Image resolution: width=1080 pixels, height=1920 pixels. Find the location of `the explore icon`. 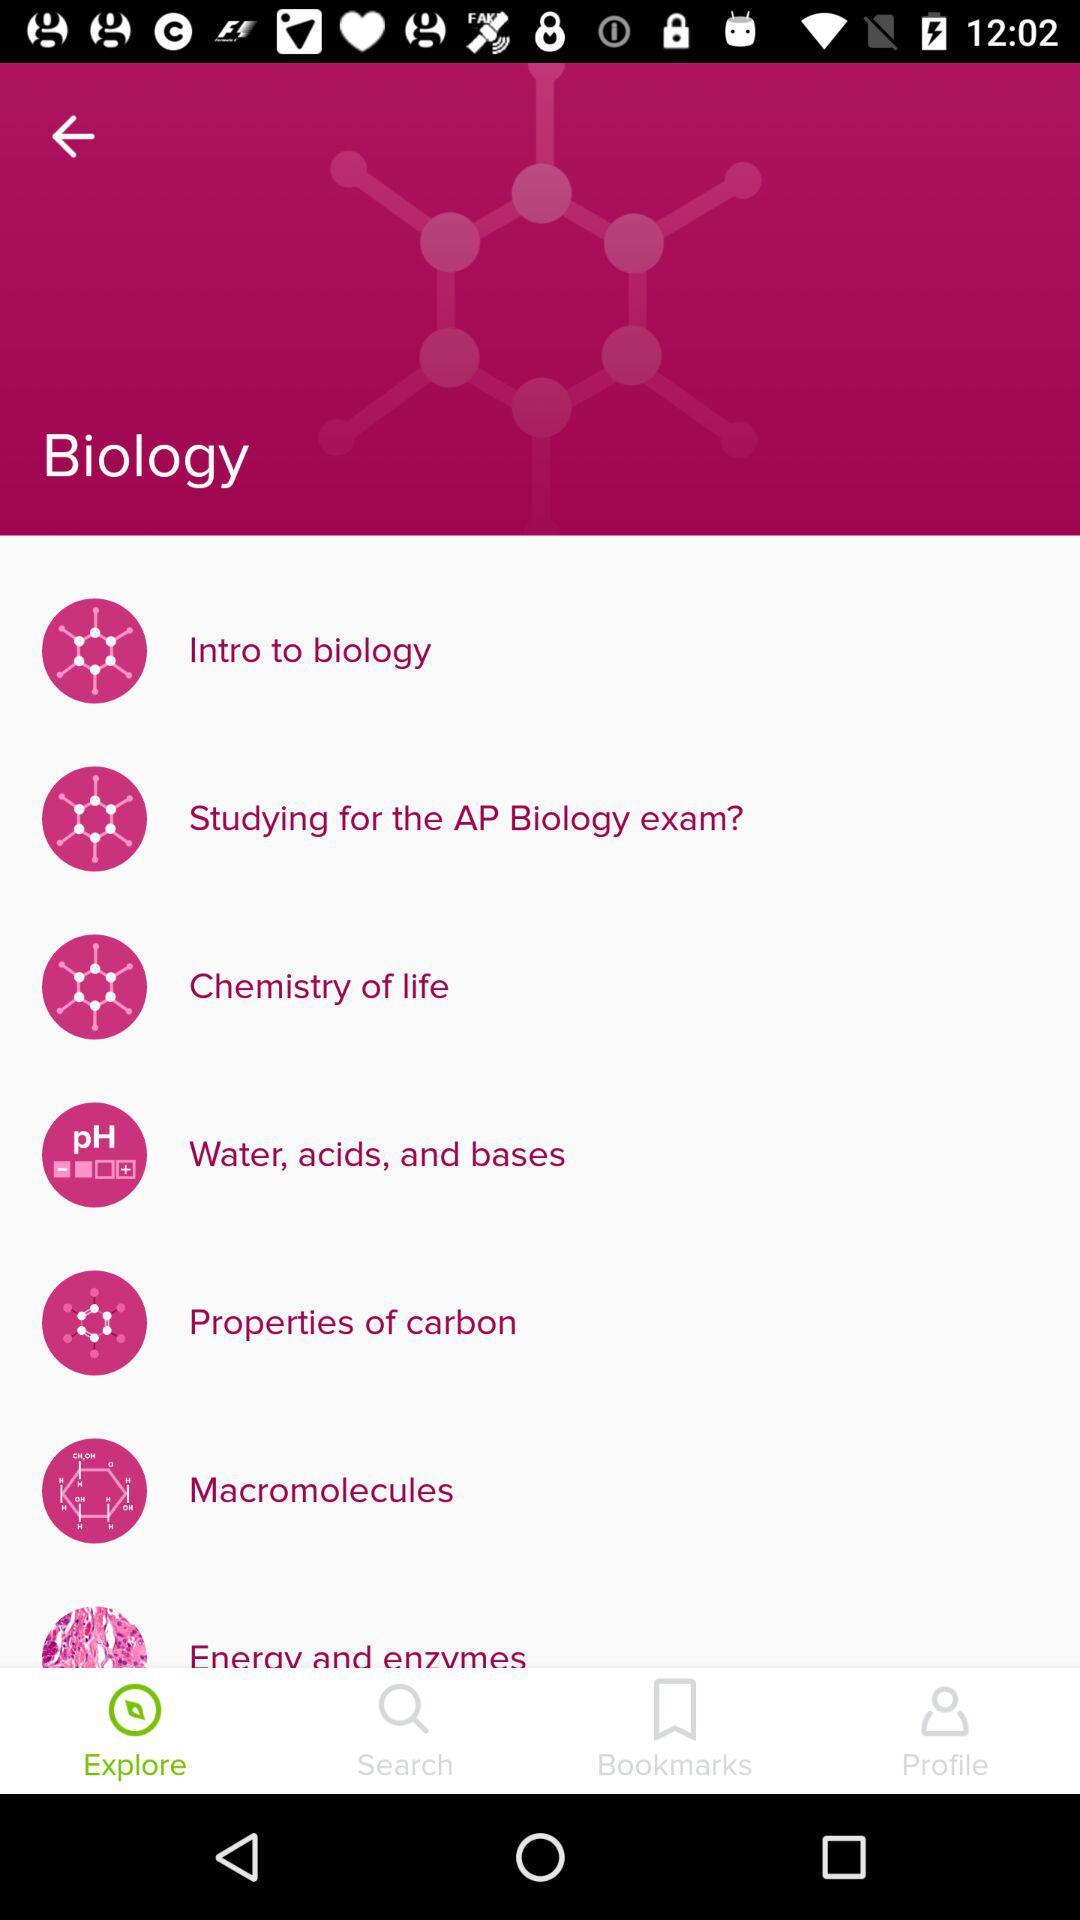

the explore icon is located at coordinates (135, 1732).